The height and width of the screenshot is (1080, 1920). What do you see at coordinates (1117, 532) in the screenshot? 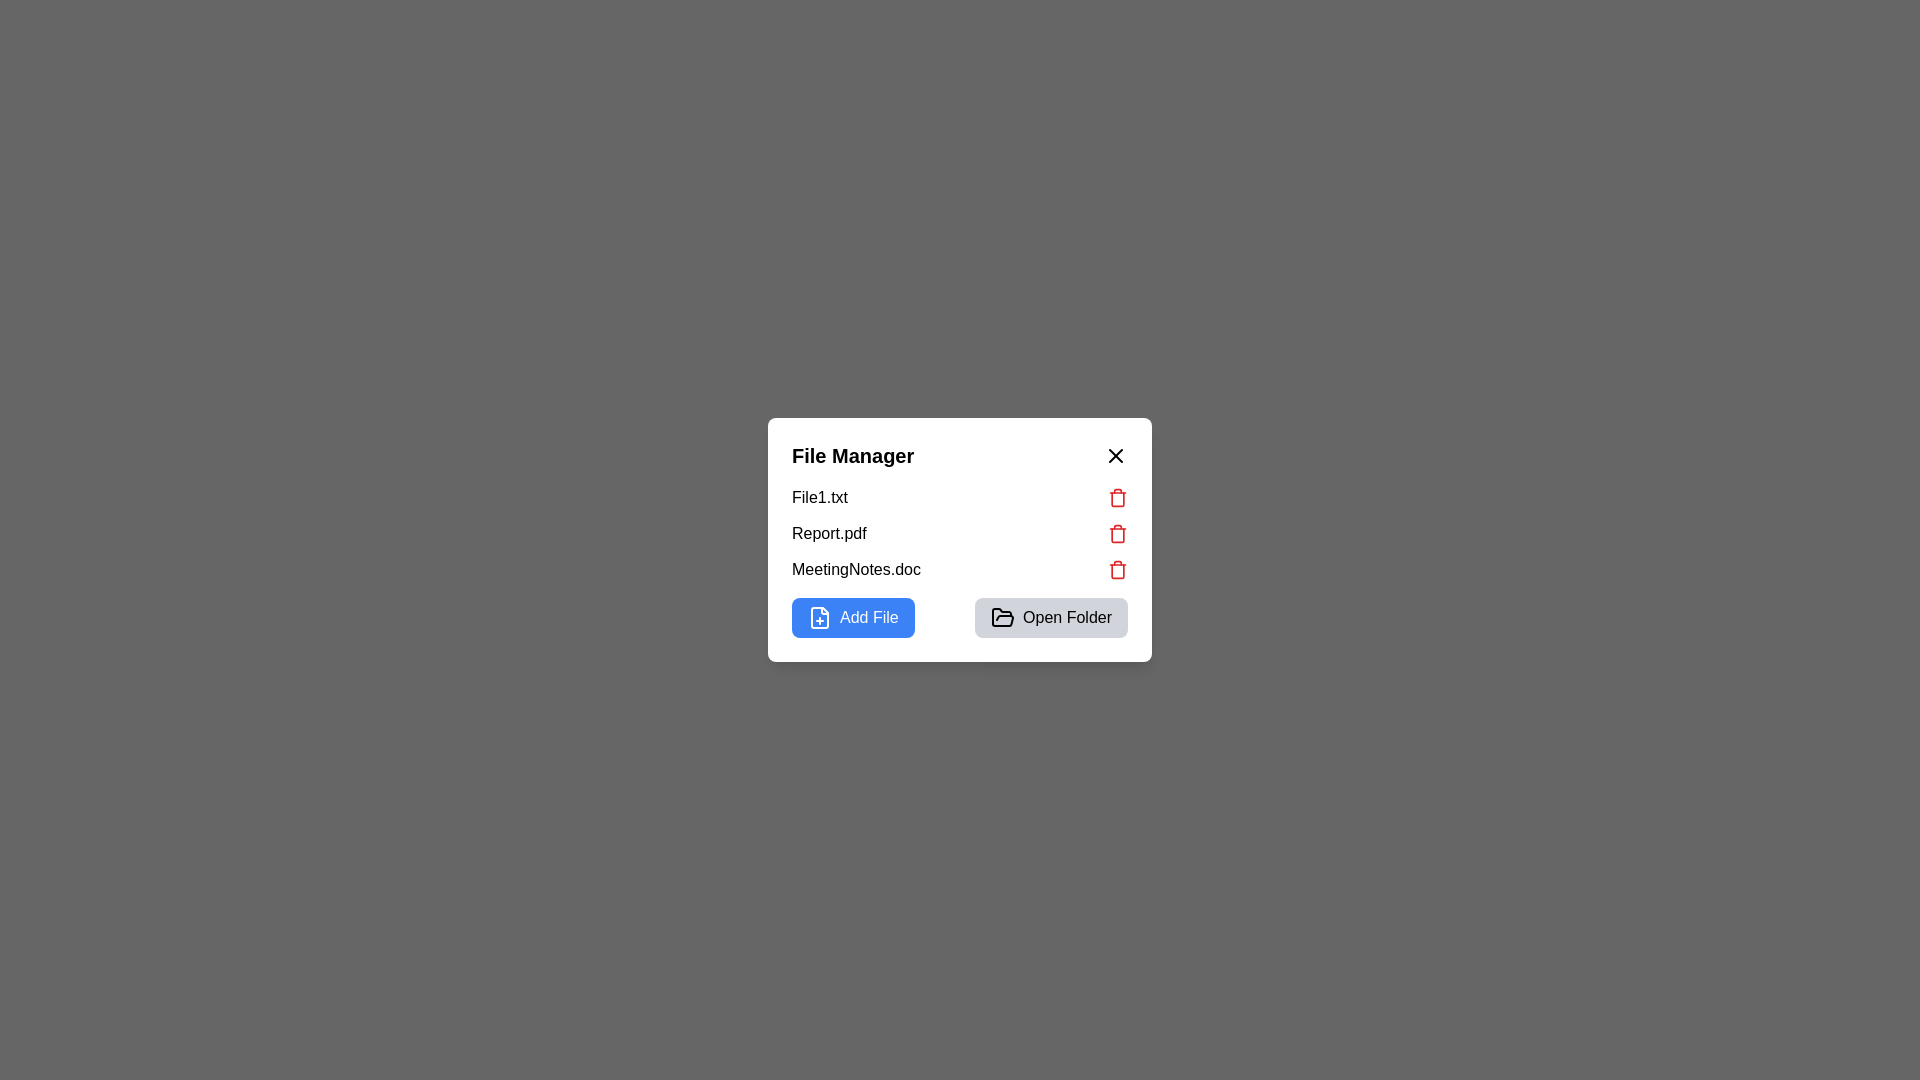
I see `the red trash can icon located next to the 'Report.pdf' text in the file manager` at bounding box center [1117, 532].